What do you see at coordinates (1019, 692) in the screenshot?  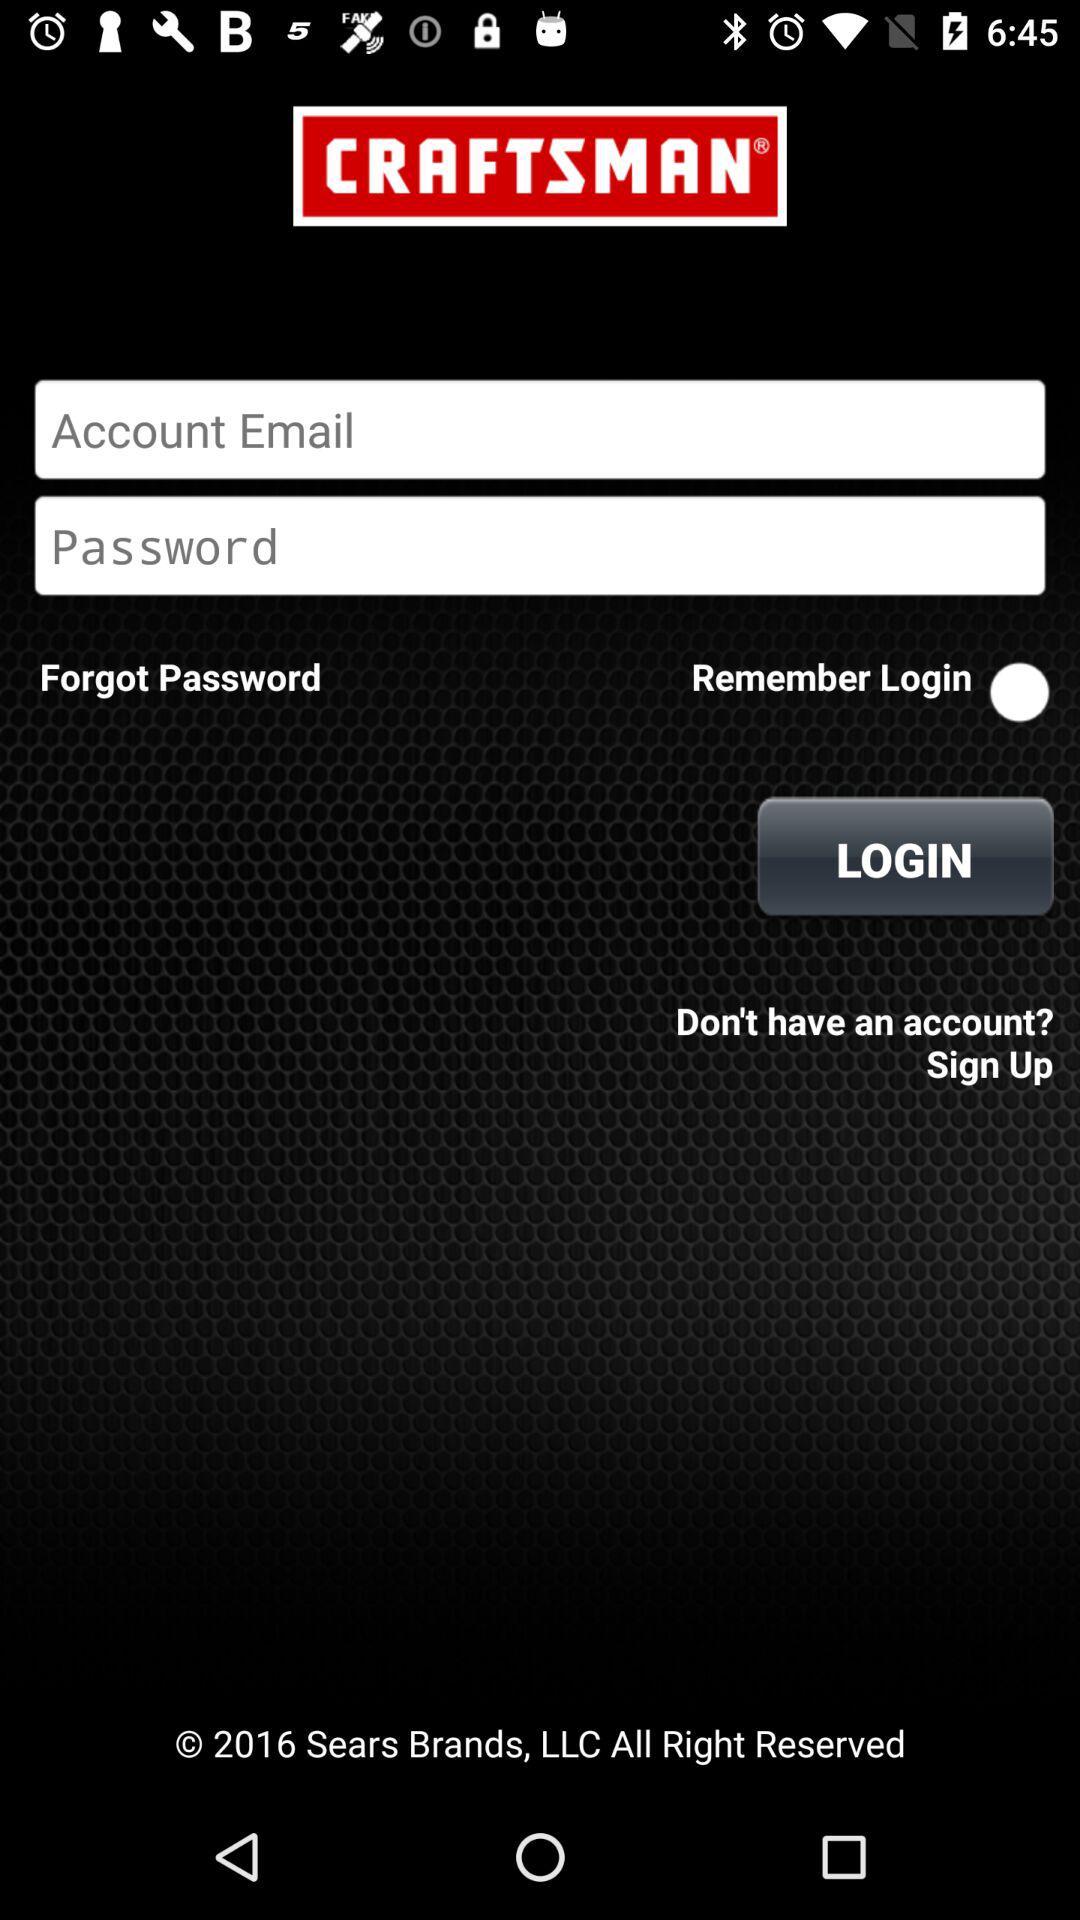 I see `remember login` at bounding box center [1019, 692].